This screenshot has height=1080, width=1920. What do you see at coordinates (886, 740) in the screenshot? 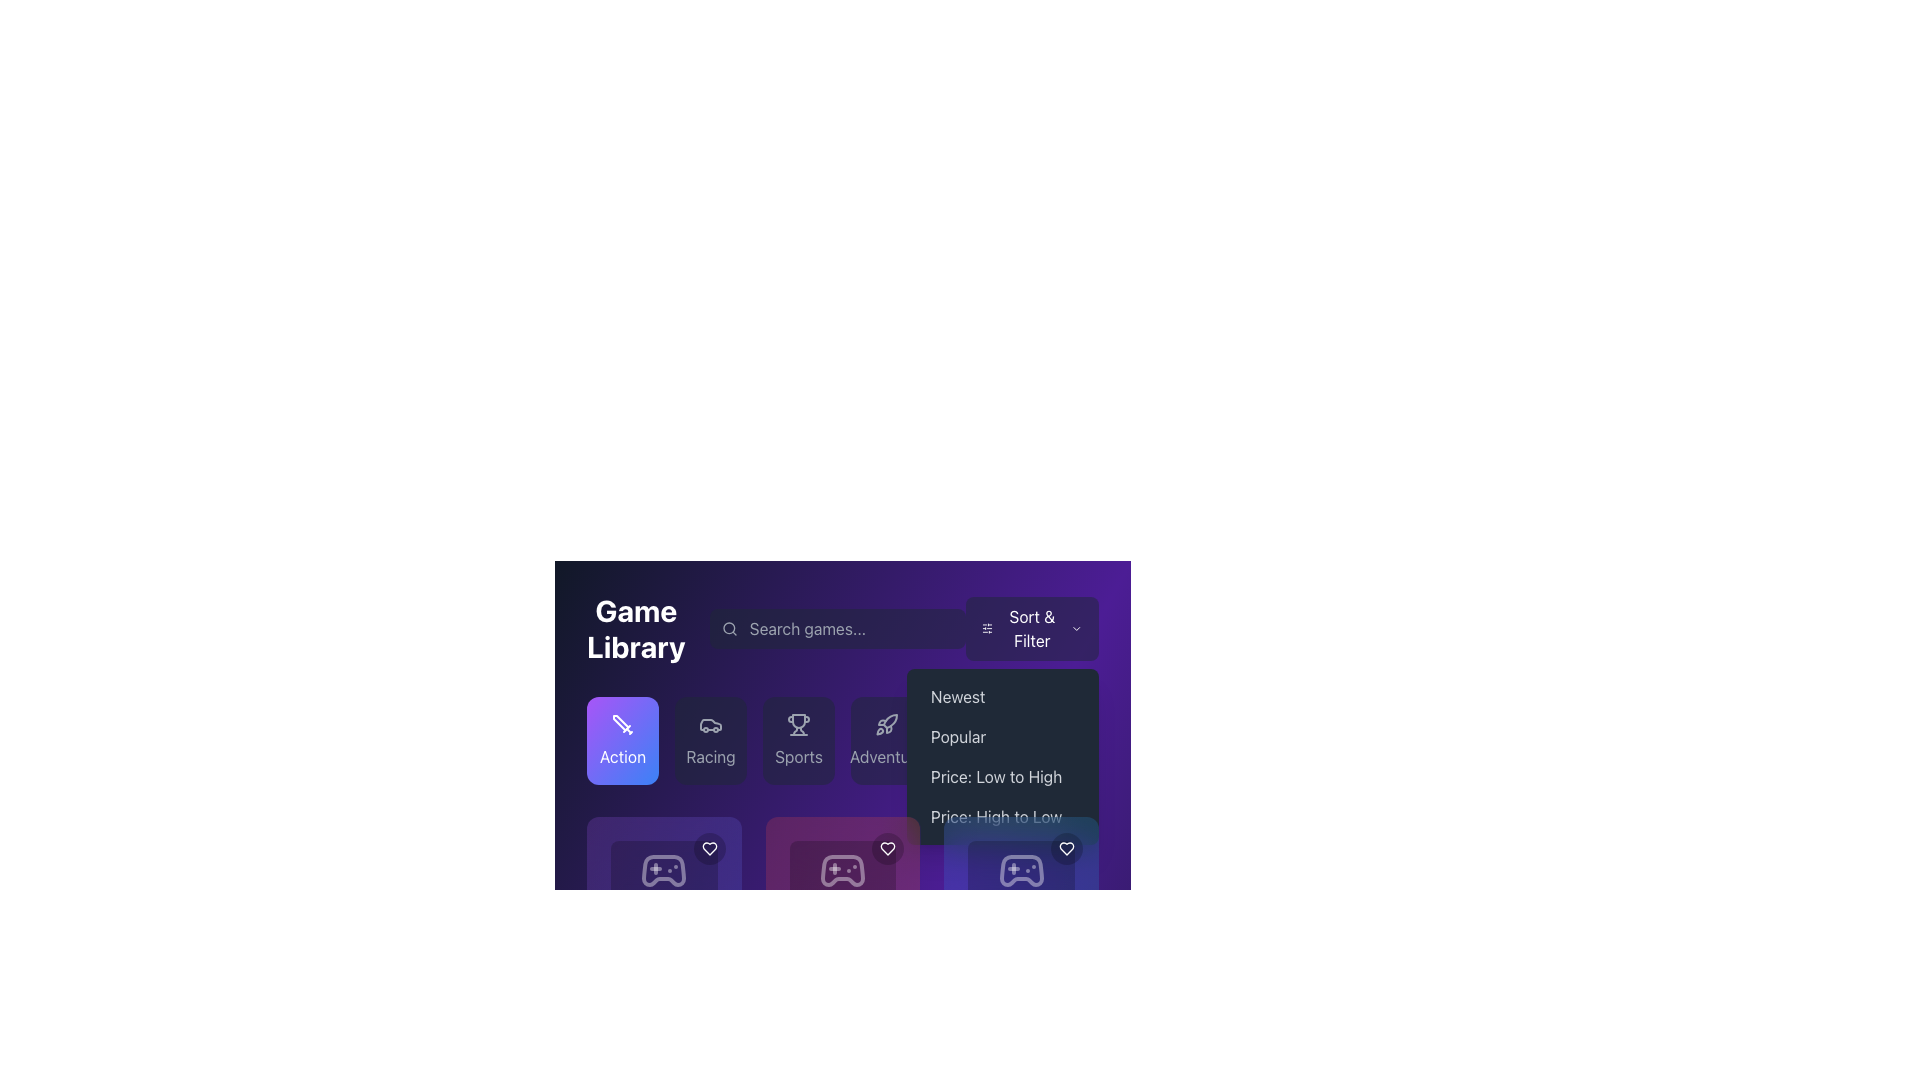
I see `the 'Adventure' button, which is a rounded rectangular button with a dark background and a rocket icon above the label, to visually highlight it` at bounding box center [886, 740].